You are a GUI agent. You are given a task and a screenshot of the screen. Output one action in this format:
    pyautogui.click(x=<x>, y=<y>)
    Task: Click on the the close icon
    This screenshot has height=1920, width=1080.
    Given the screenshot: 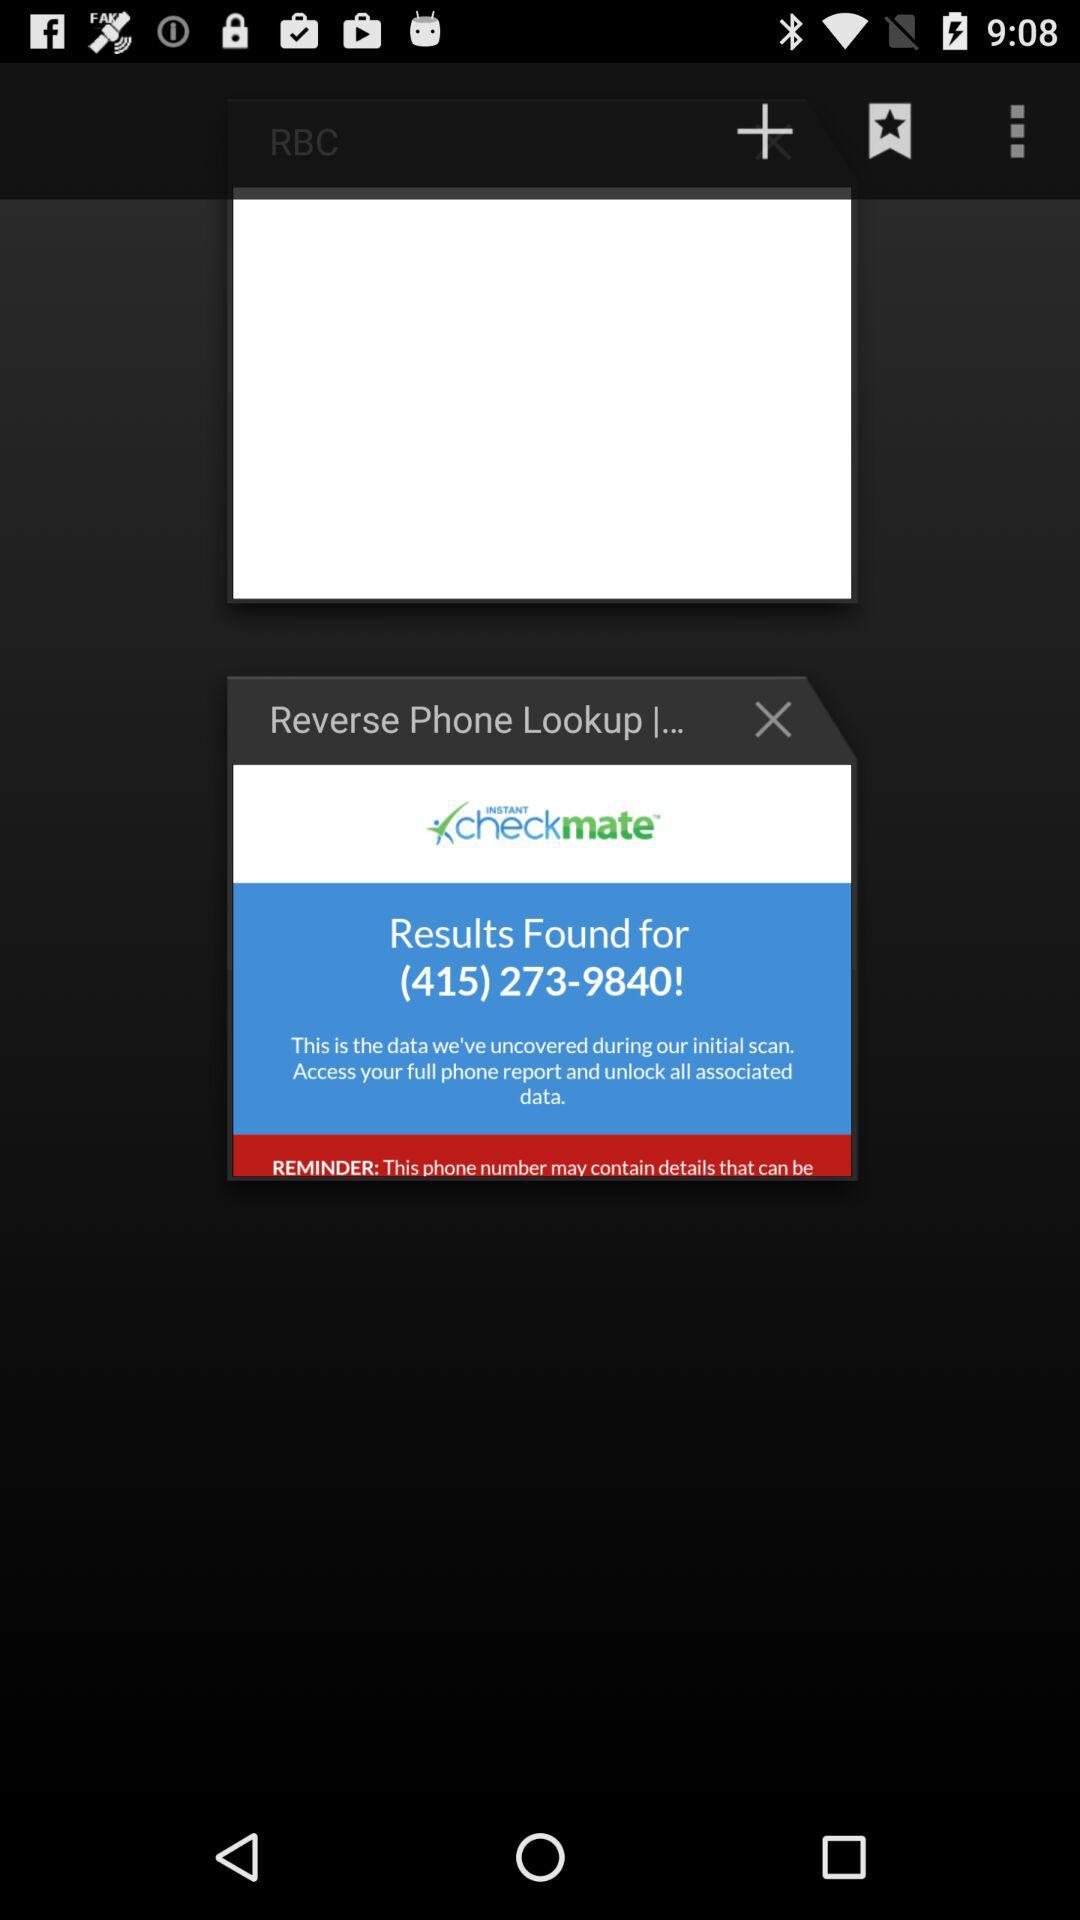 What is the action you would take?
    pyautogui.click(x=782, y=767)
    